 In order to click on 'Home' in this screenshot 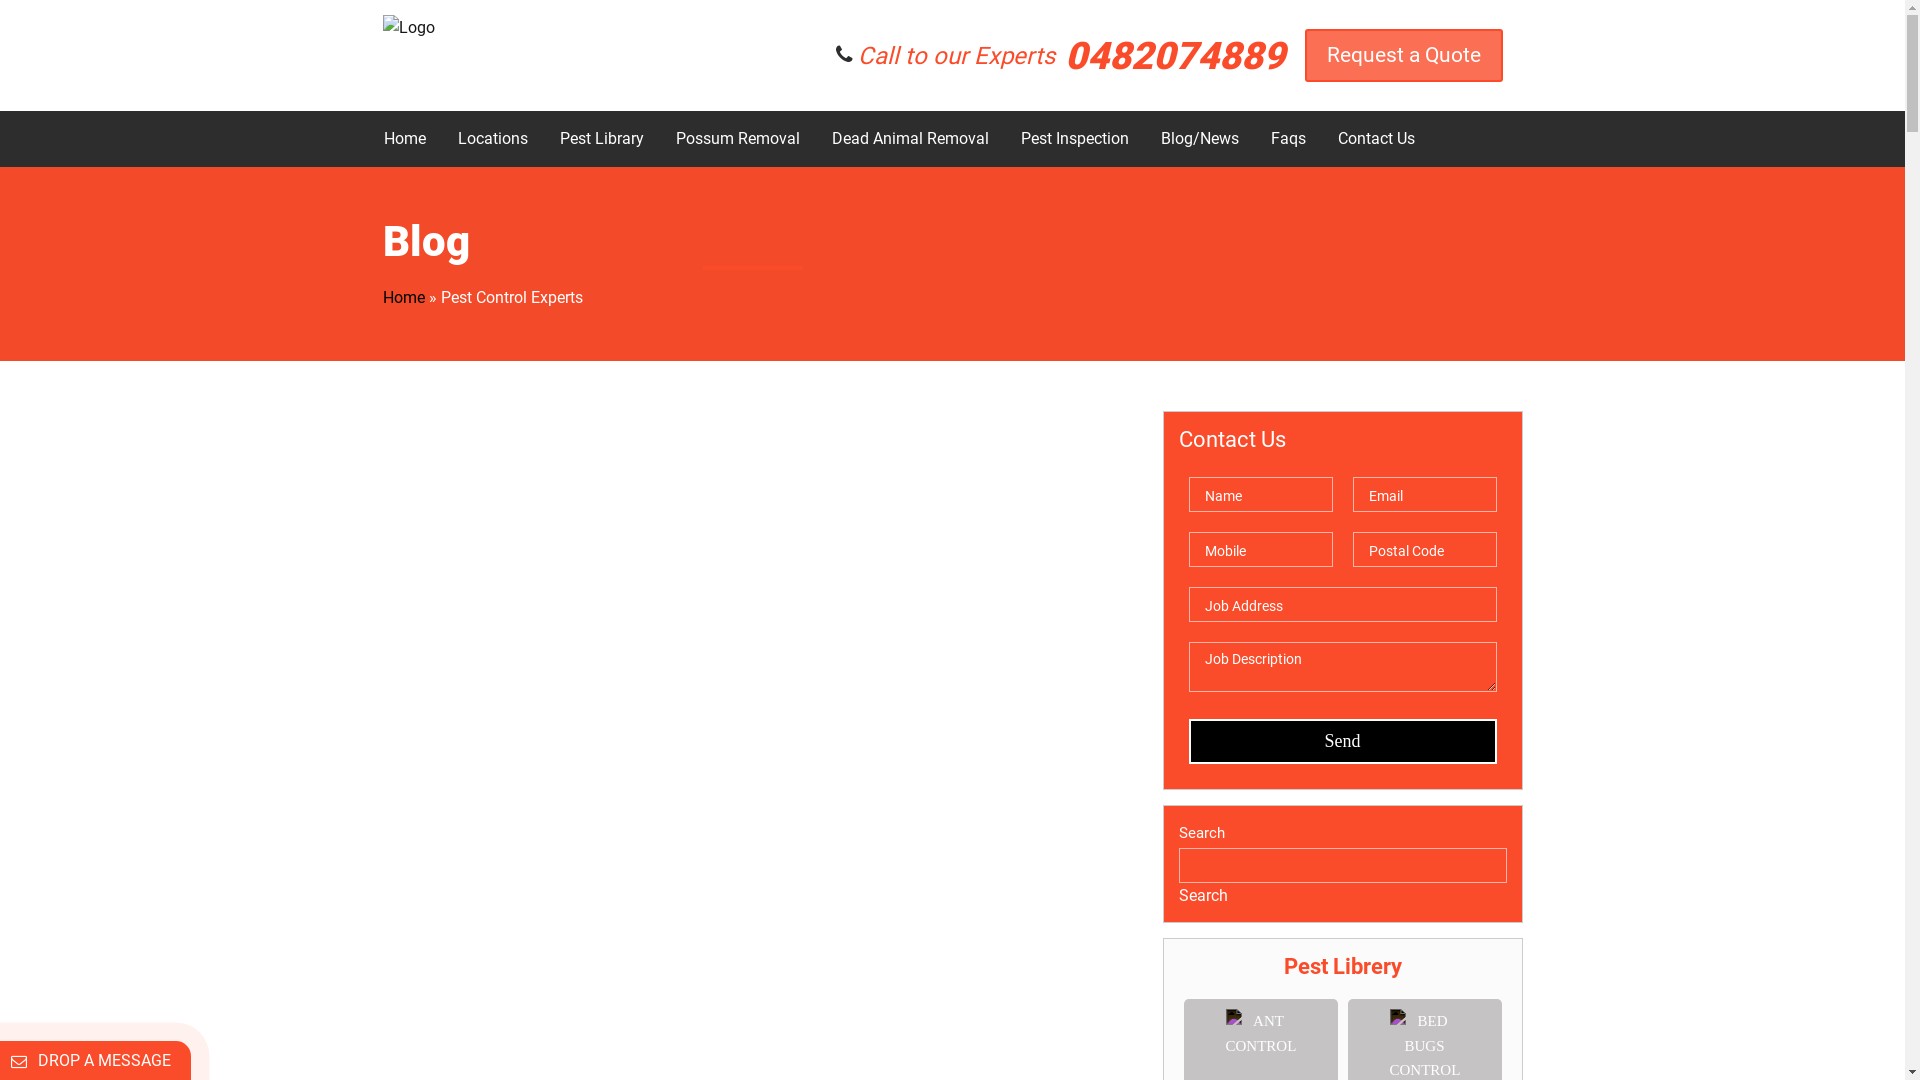, I will do `click(368, 137)`.